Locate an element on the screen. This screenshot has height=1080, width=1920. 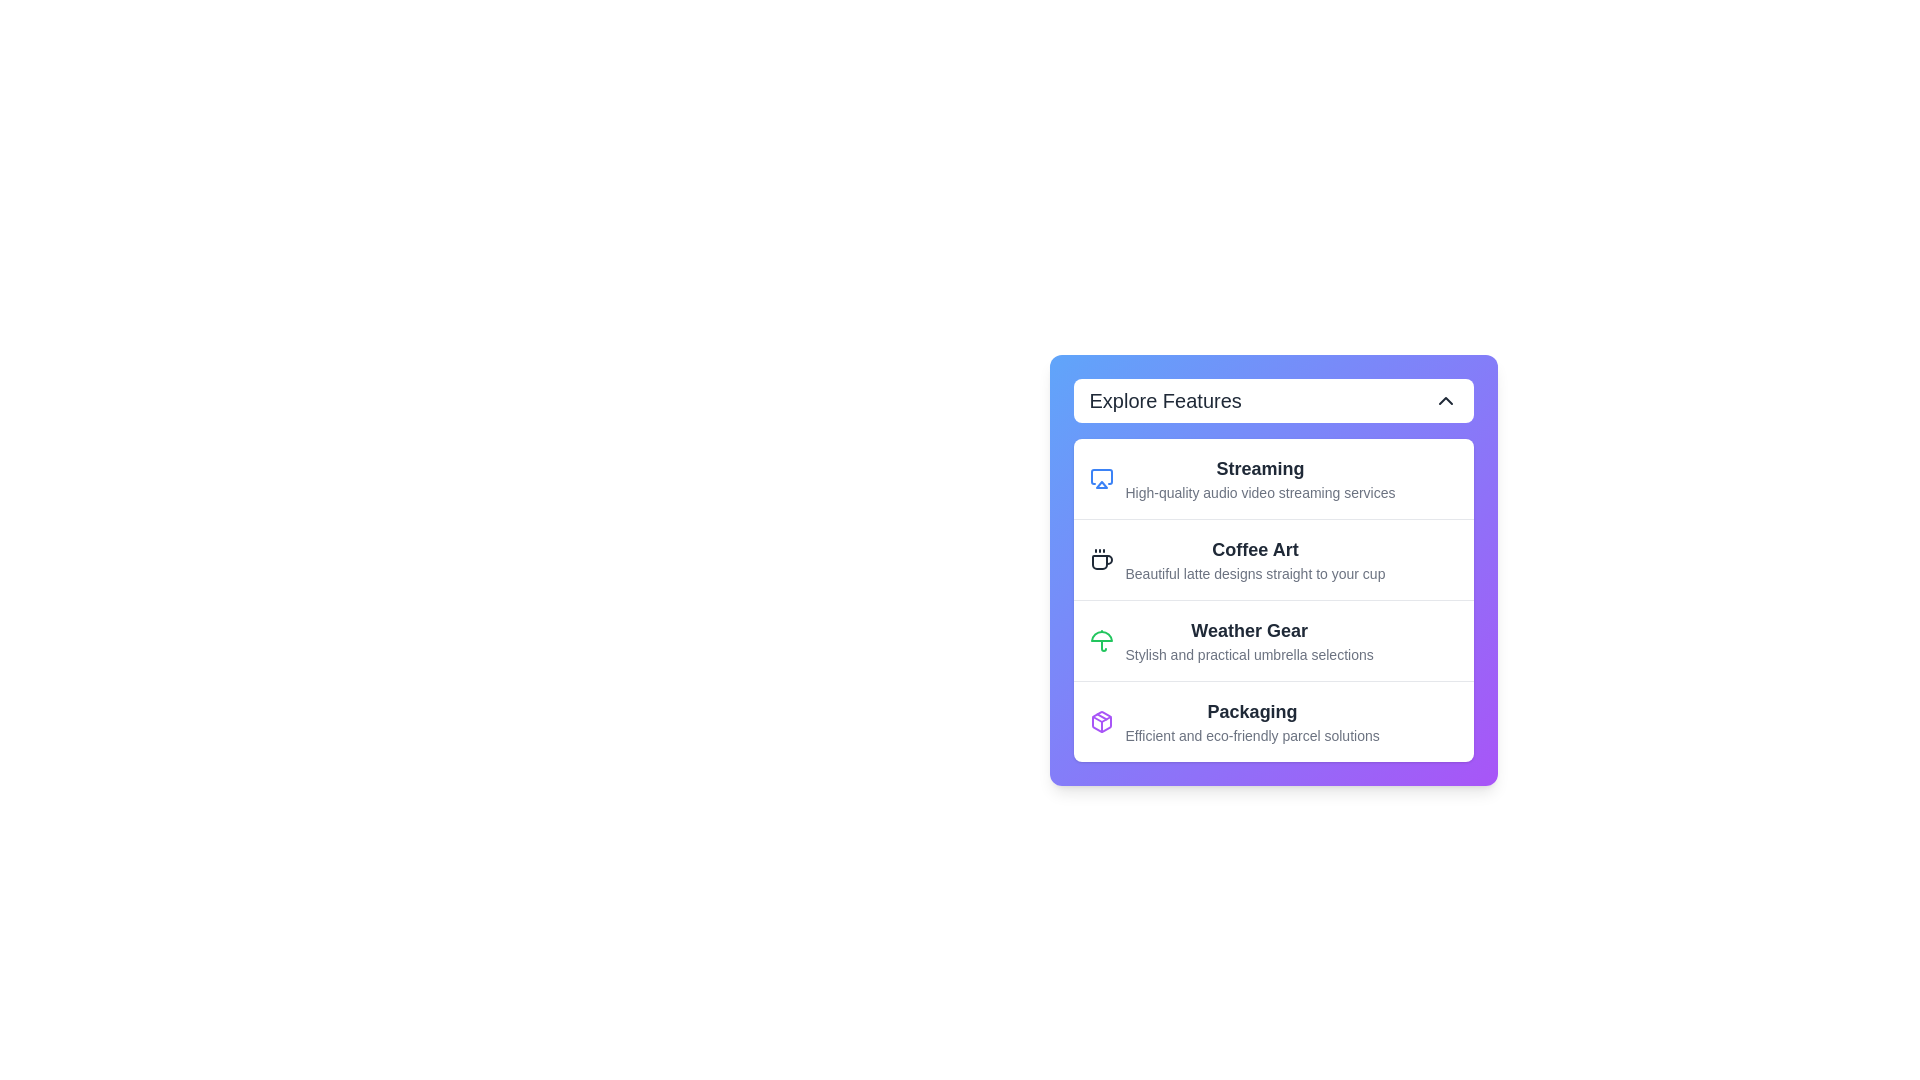
text from the textual description element located at the bottom of the 'Explore Features' section, which provides information about packaging services is located at coordinates (1251, 721).